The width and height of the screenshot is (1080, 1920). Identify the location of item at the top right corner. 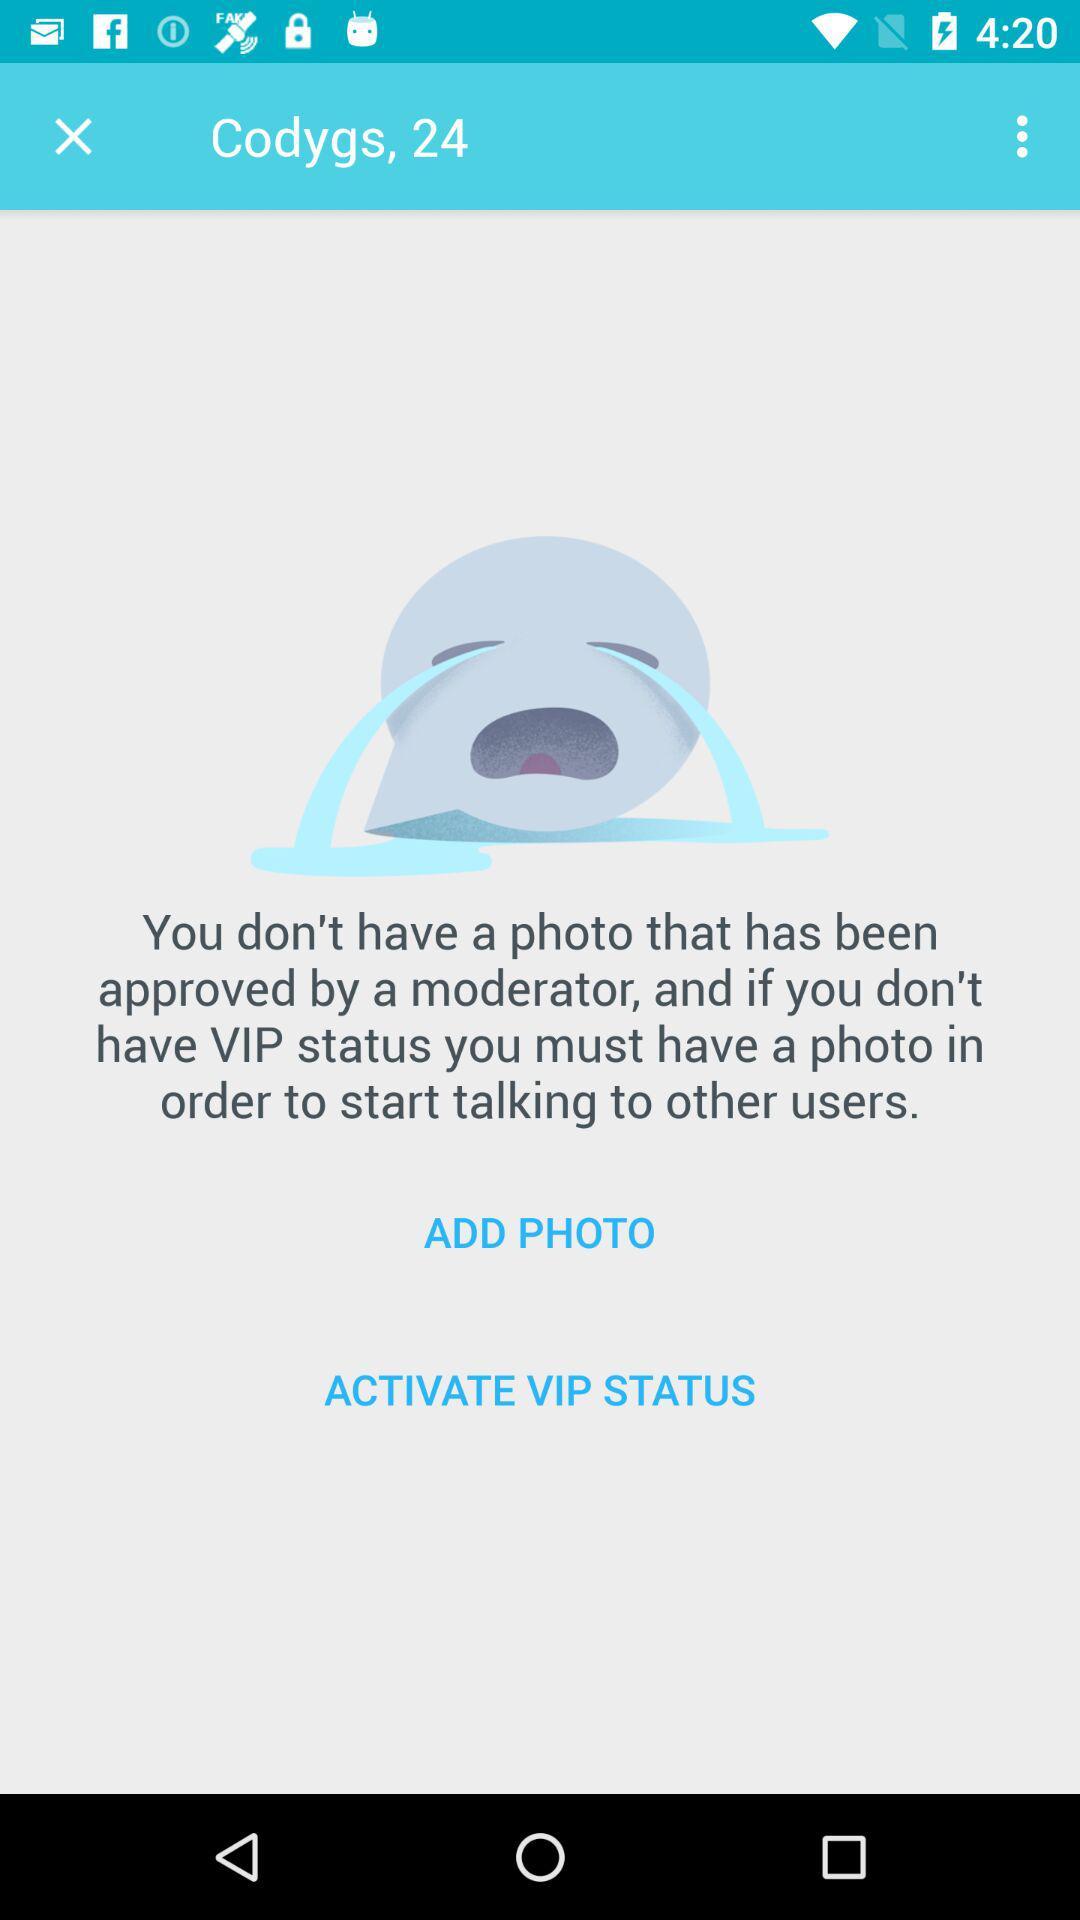
(1027, 135).